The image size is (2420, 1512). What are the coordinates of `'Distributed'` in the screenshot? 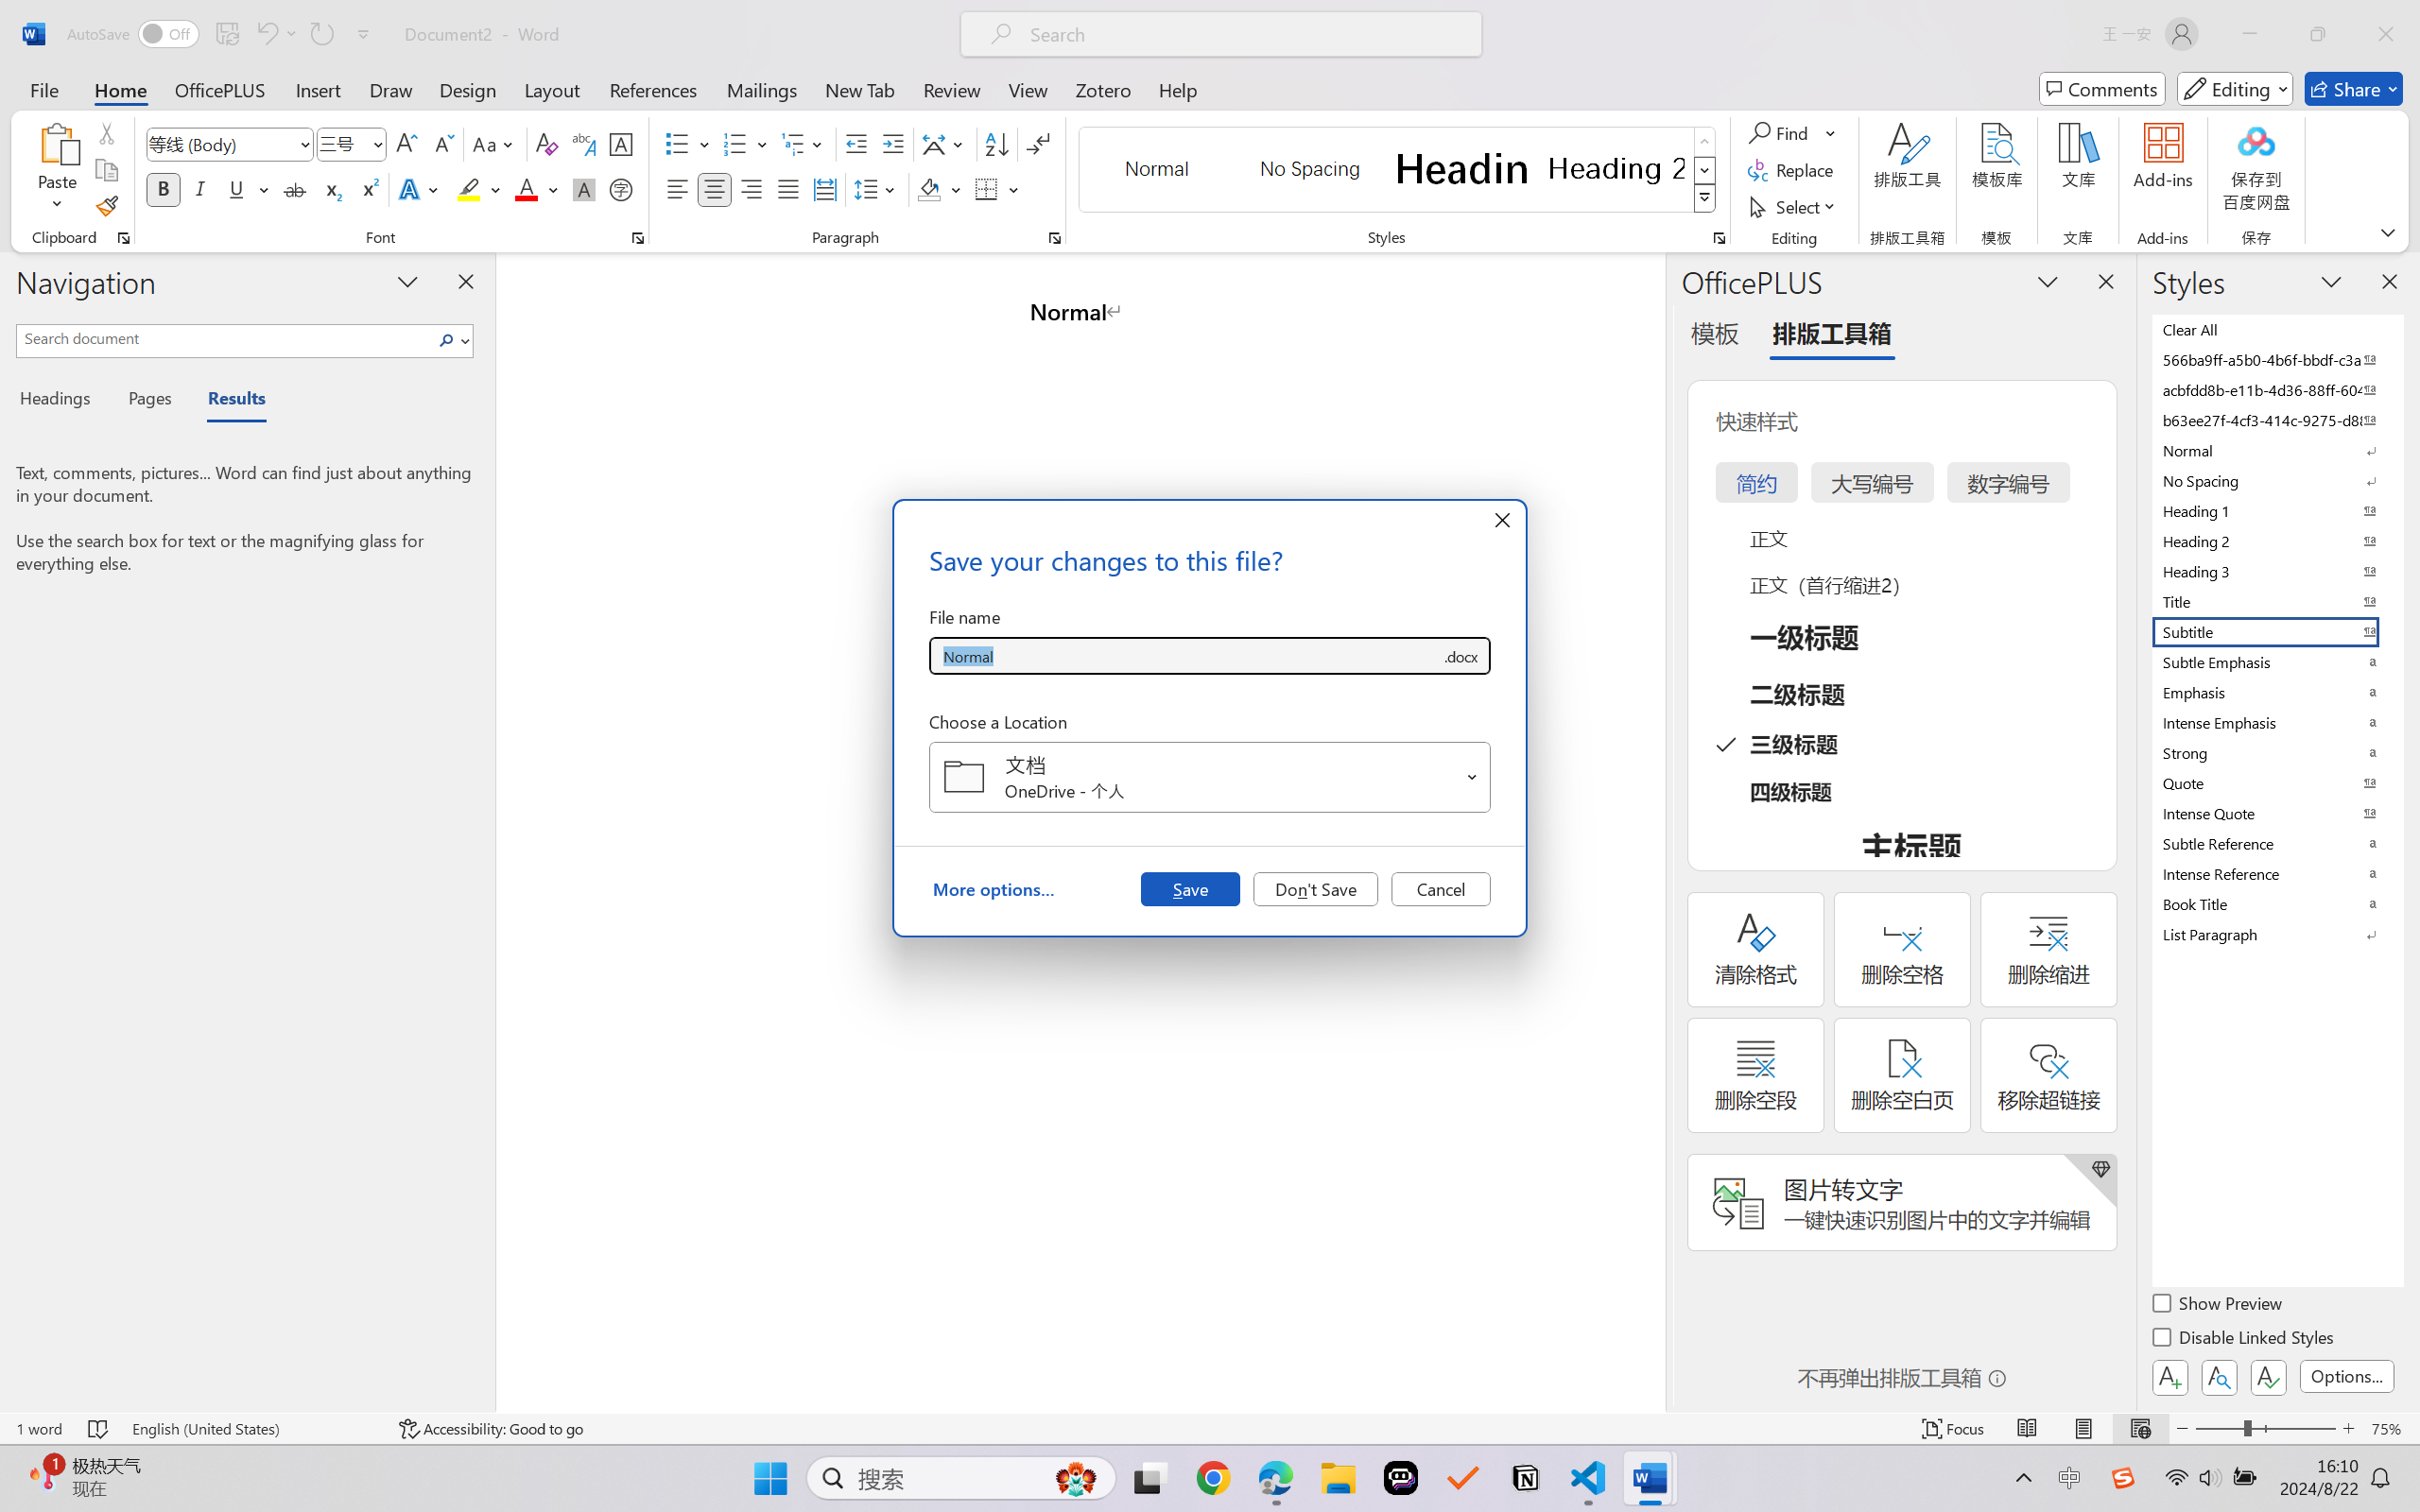 It's located at (823, 188).